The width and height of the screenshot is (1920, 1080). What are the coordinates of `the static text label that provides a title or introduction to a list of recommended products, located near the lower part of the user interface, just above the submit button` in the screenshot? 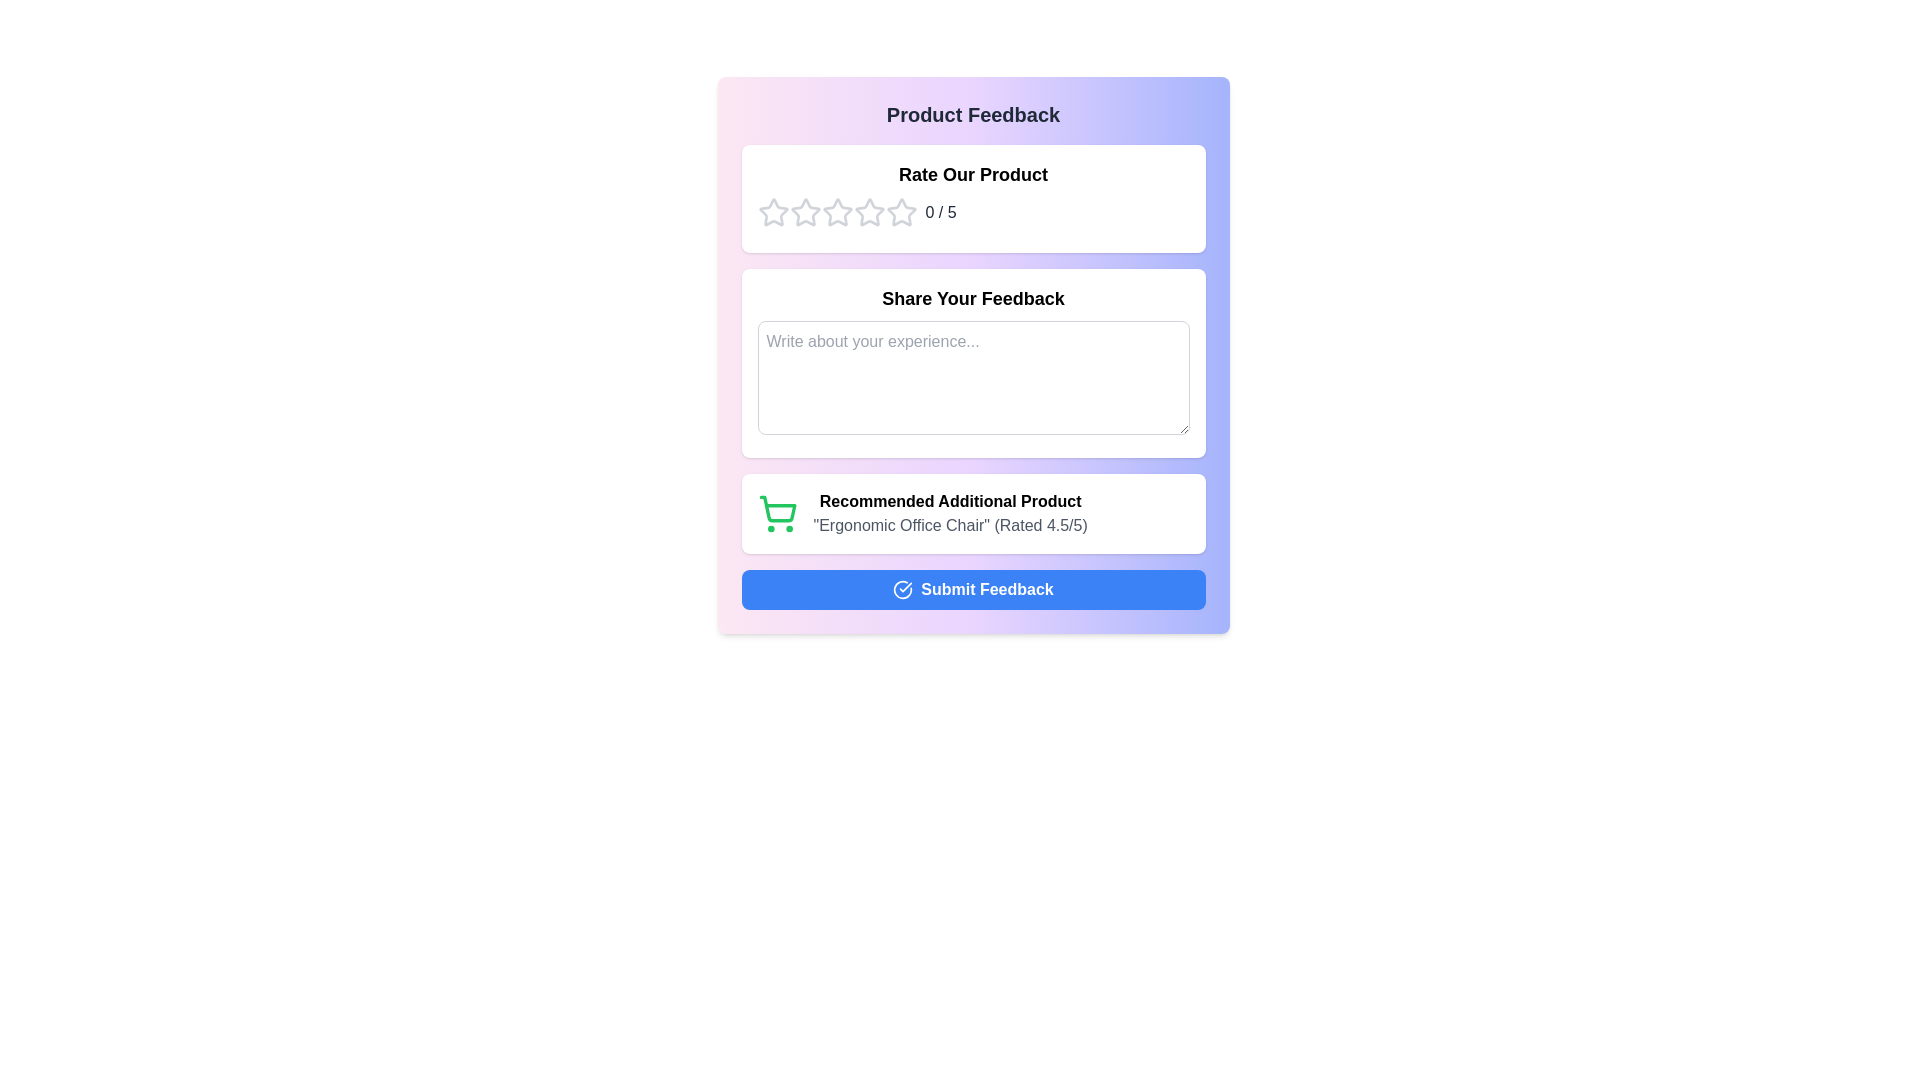 It's located at (949, 500).